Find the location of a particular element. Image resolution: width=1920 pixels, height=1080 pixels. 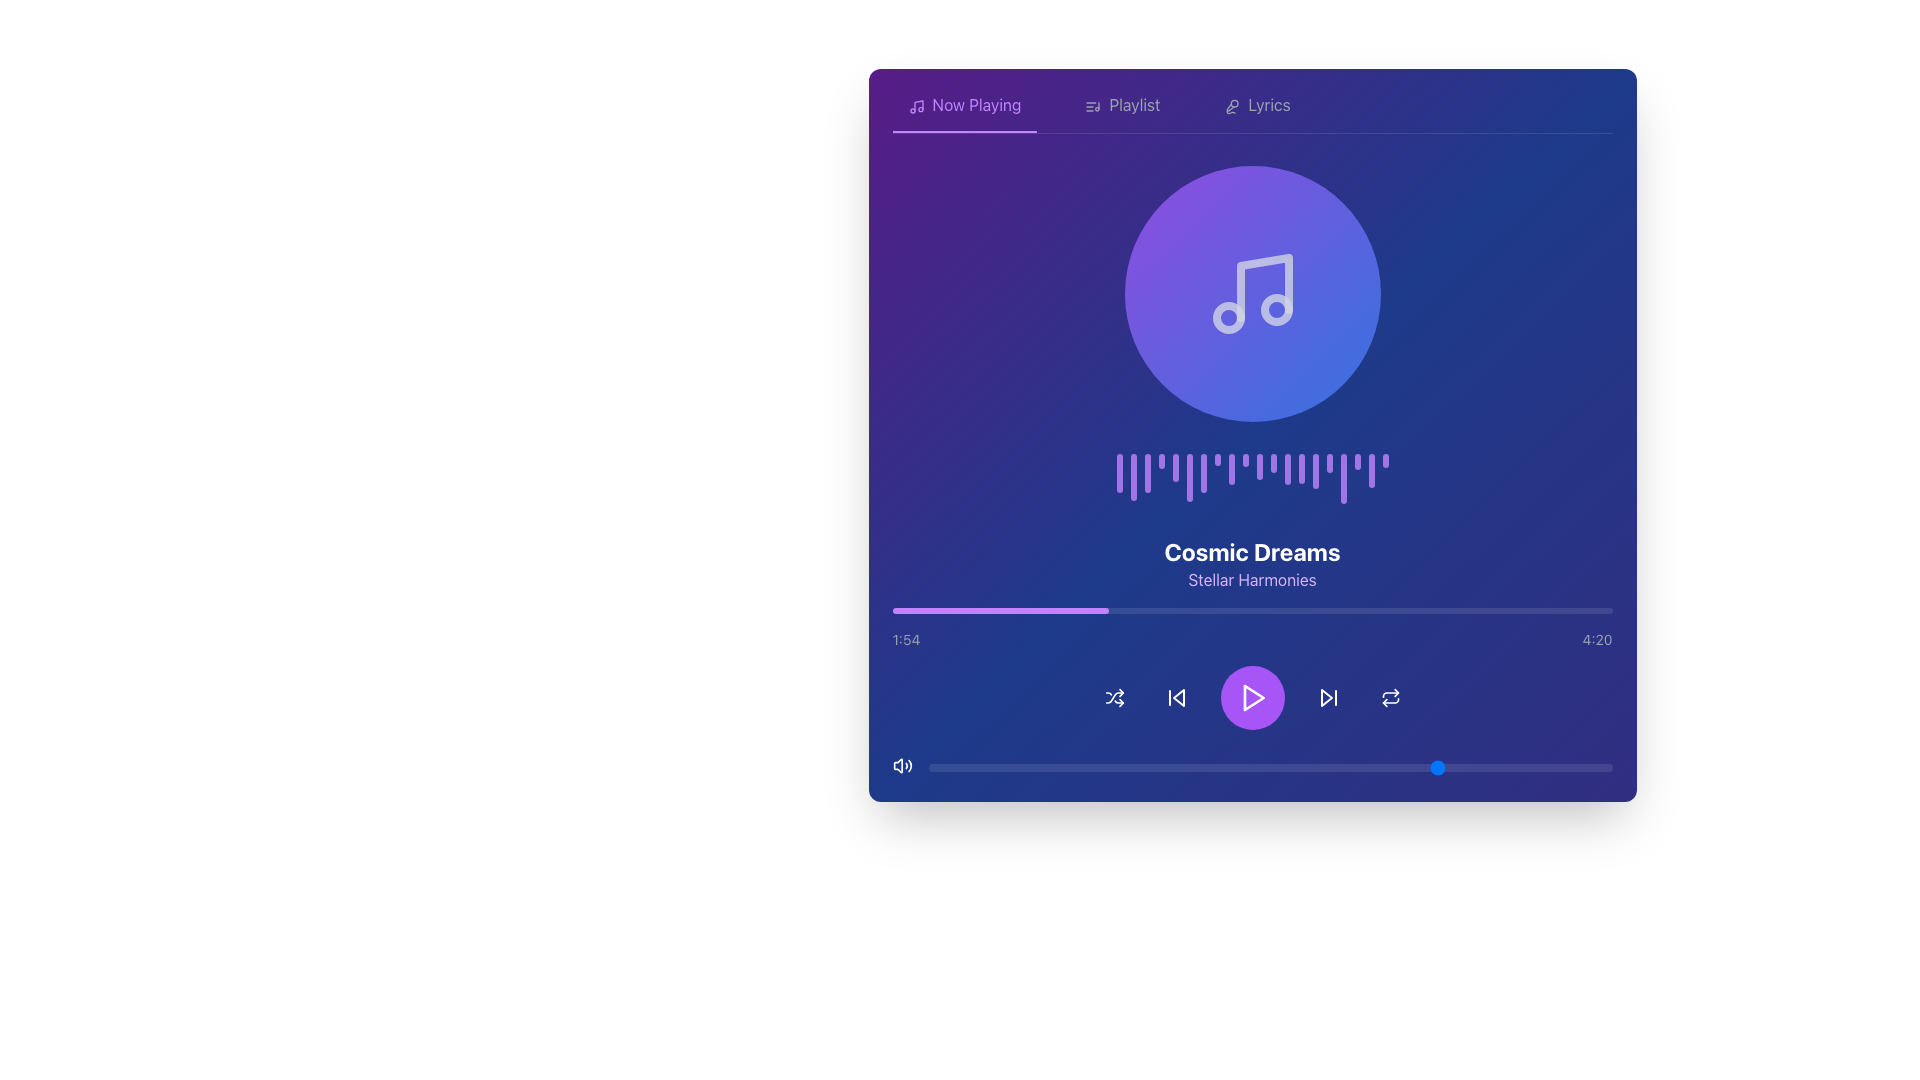

the 18th vertical progress indicator bar, which is a thin, semi-transparent purple bar part of a sequence of 20 bars, located in the upper-middle region of the interface is located at coordinates (1357, 461).